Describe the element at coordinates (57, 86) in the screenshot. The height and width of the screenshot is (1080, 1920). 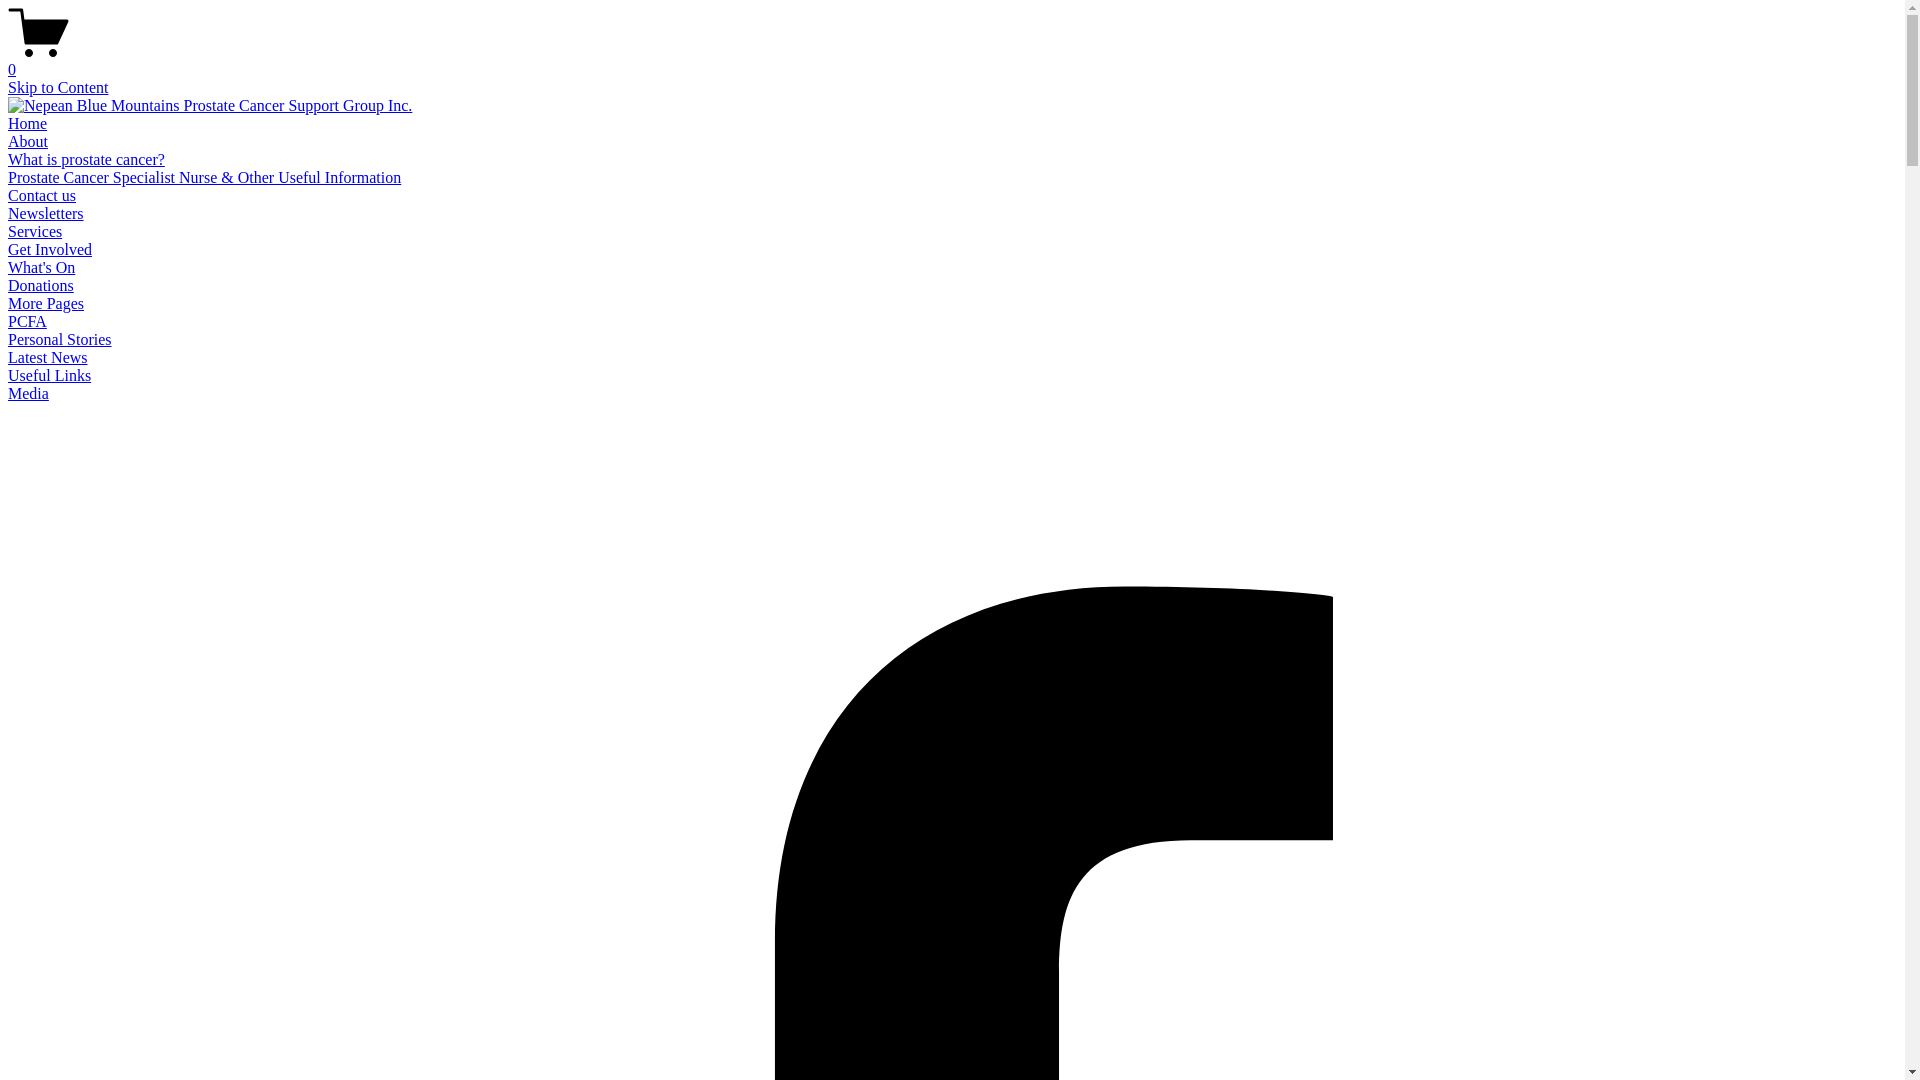
I see `'Skip to Content'` at that location.